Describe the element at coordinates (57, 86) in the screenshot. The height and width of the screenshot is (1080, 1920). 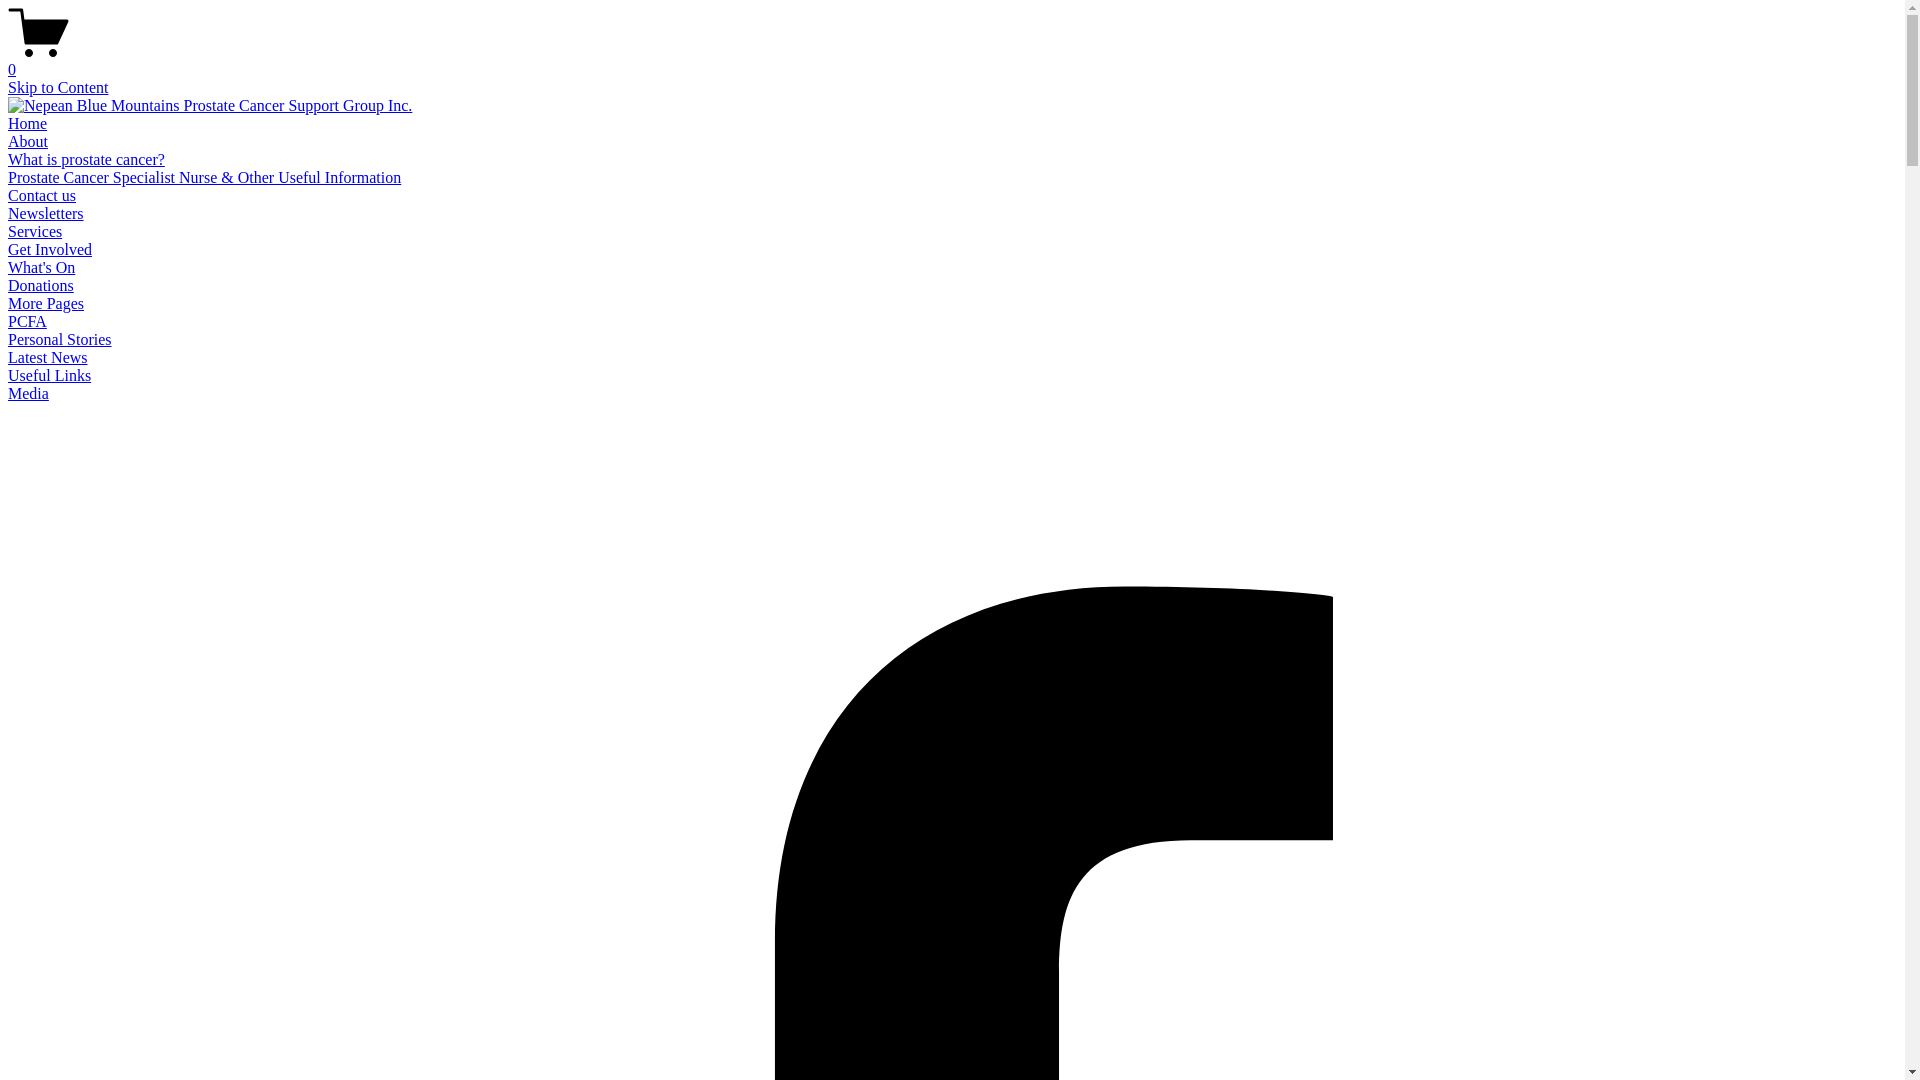
I see `'Skip to Content'` at that location.